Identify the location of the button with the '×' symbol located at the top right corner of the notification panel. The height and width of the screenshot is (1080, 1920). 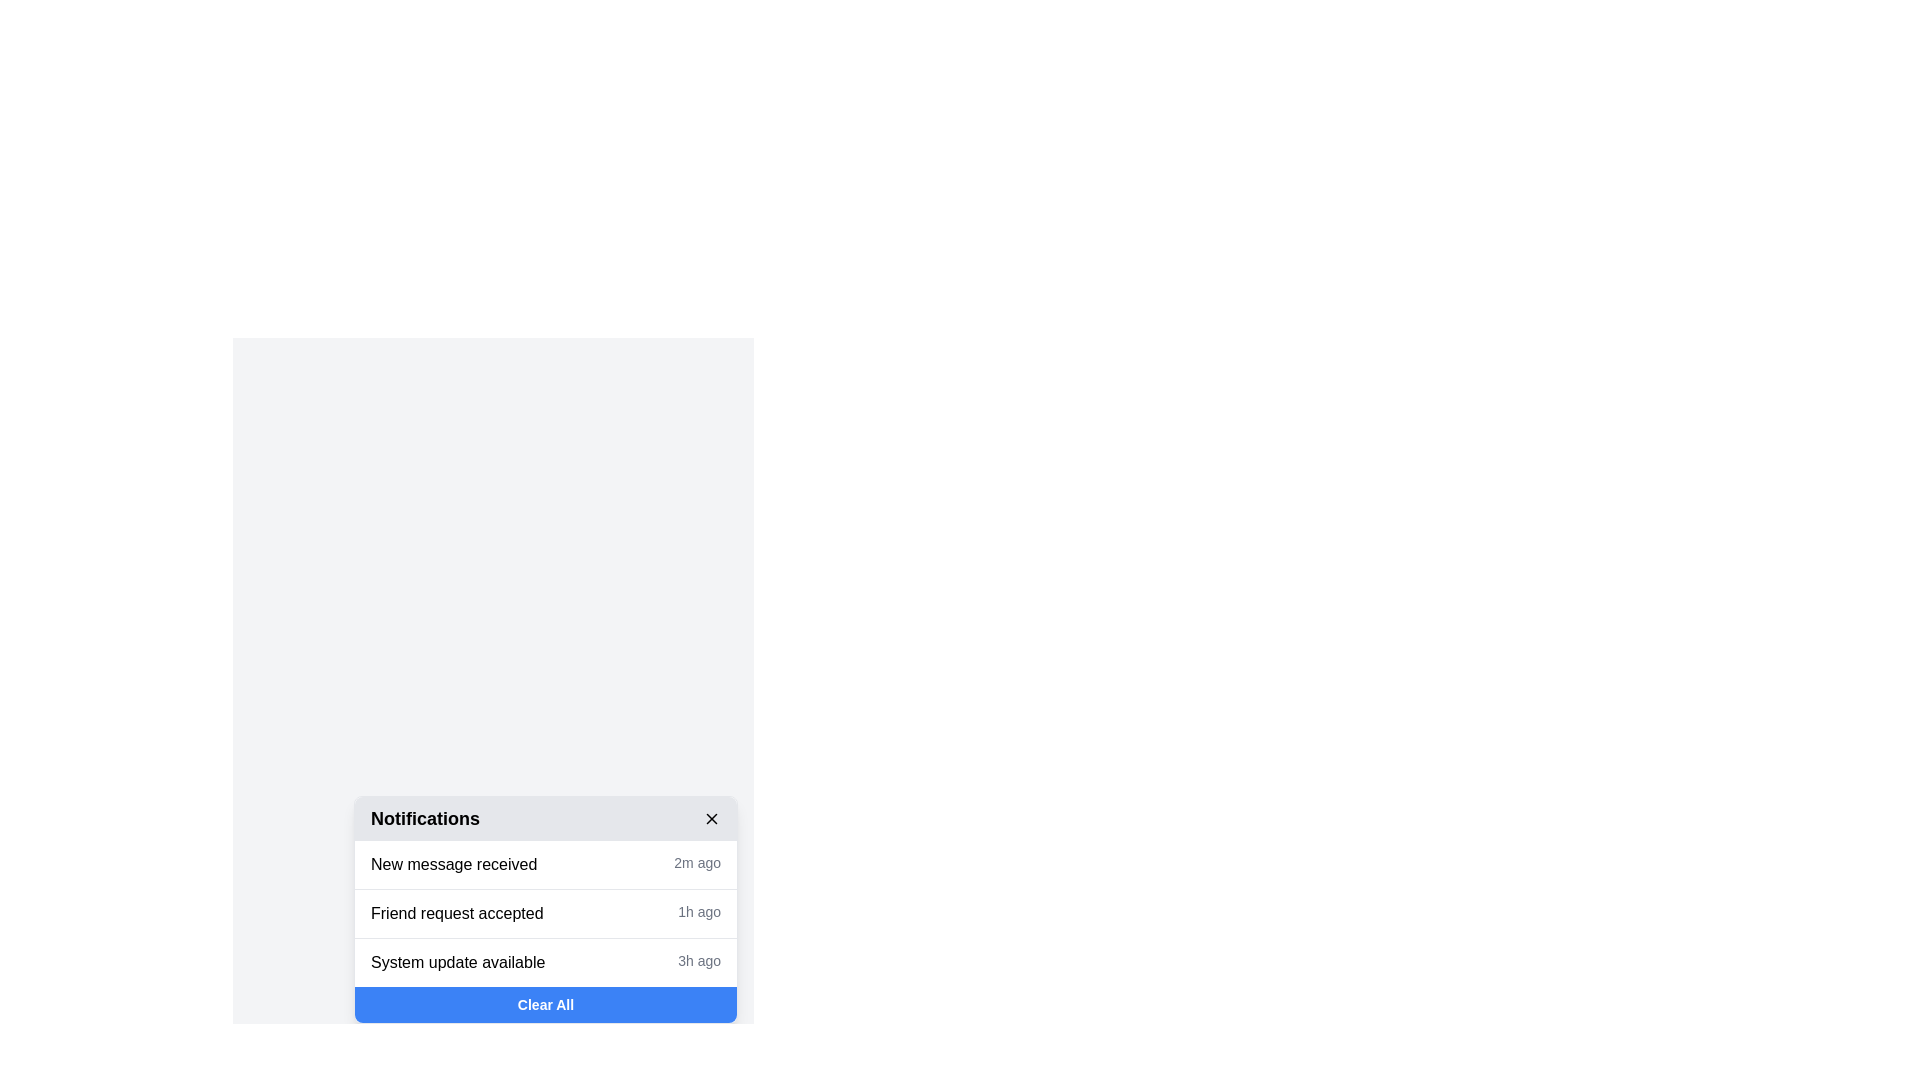
(711, 818).